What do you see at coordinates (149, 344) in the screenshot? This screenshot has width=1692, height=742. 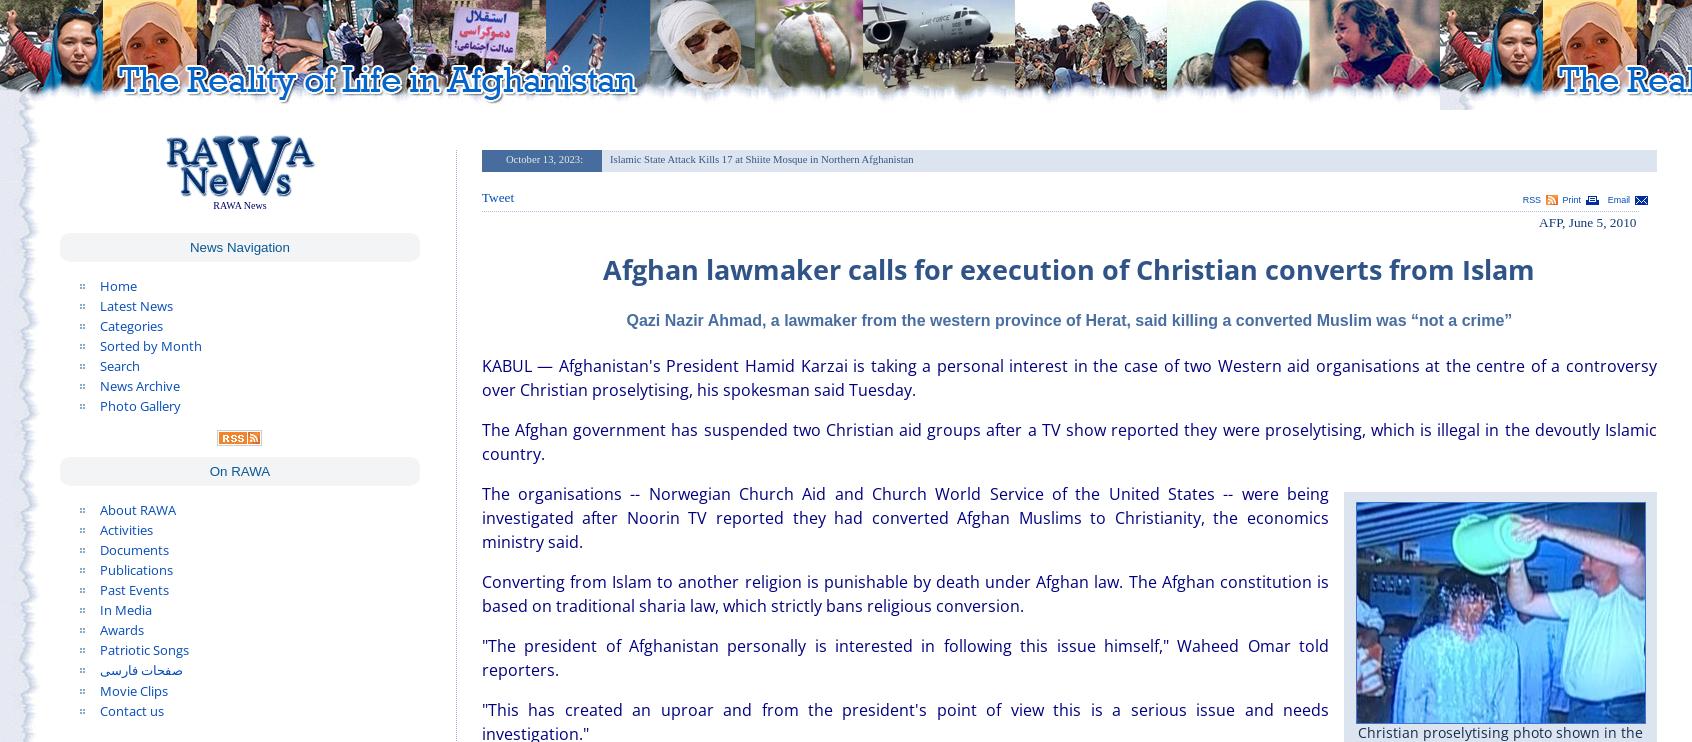 I see `'Sorted by Month'` at bounding box center [149, 344].